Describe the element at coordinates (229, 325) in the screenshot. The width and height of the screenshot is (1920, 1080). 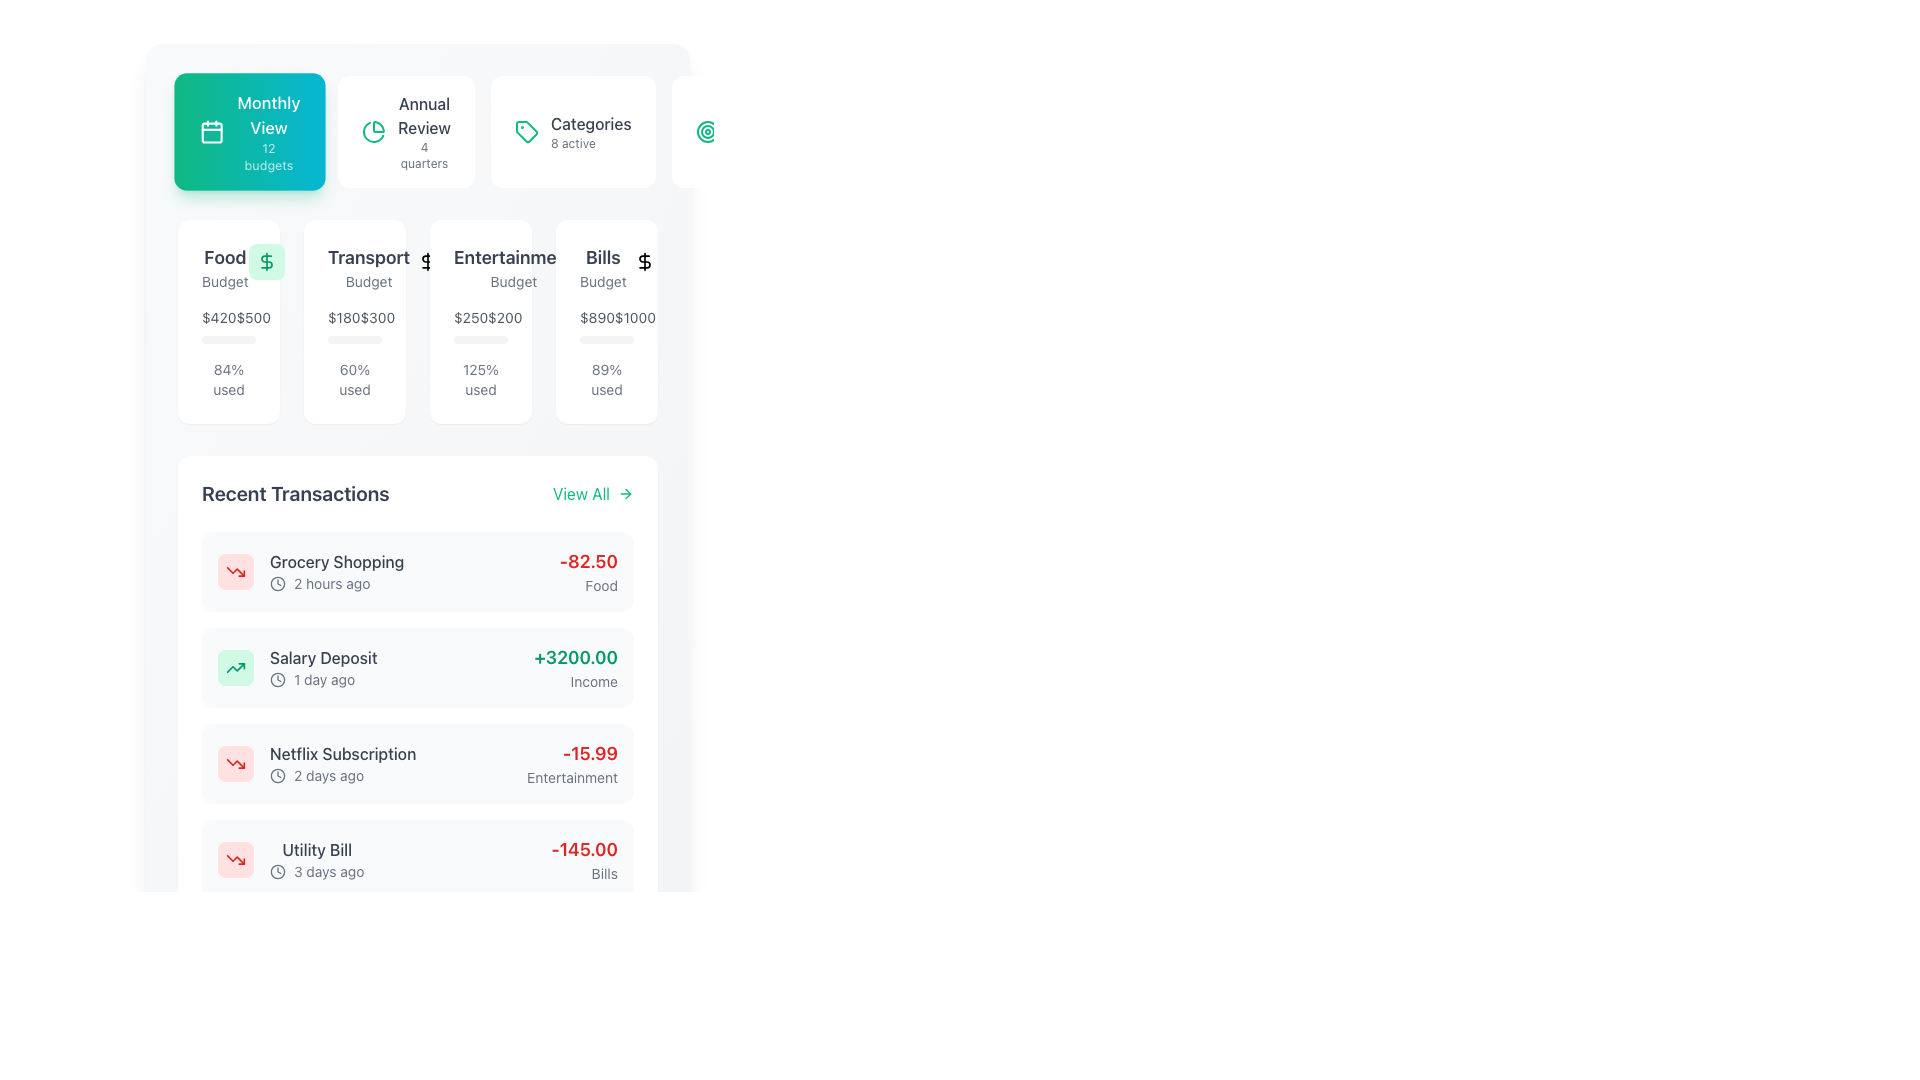
I see `text label displaying the budget amounts '$420$500' in the 'Food Budget' card under the label 'Budget'` at that location.